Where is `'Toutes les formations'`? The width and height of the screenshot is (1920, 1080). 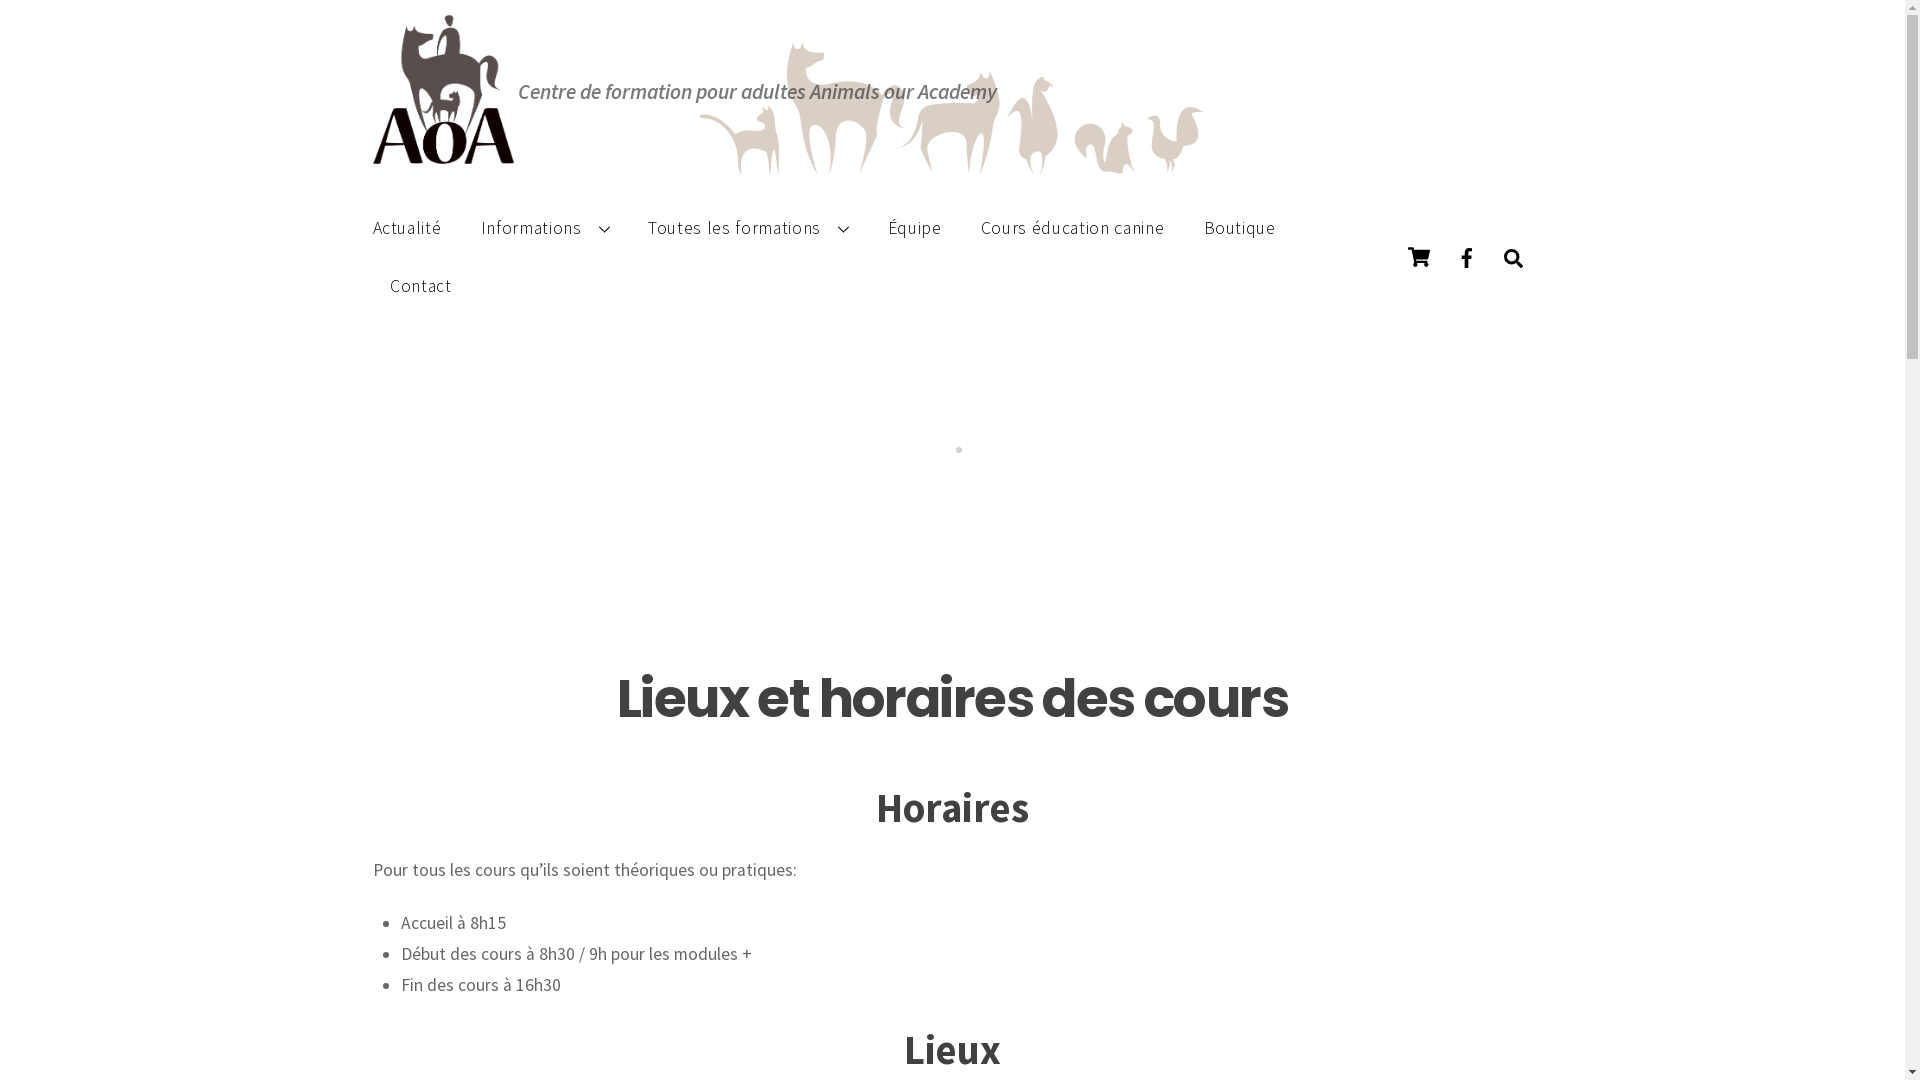 'Toutes les formations' is located at coordinates (747, 227).